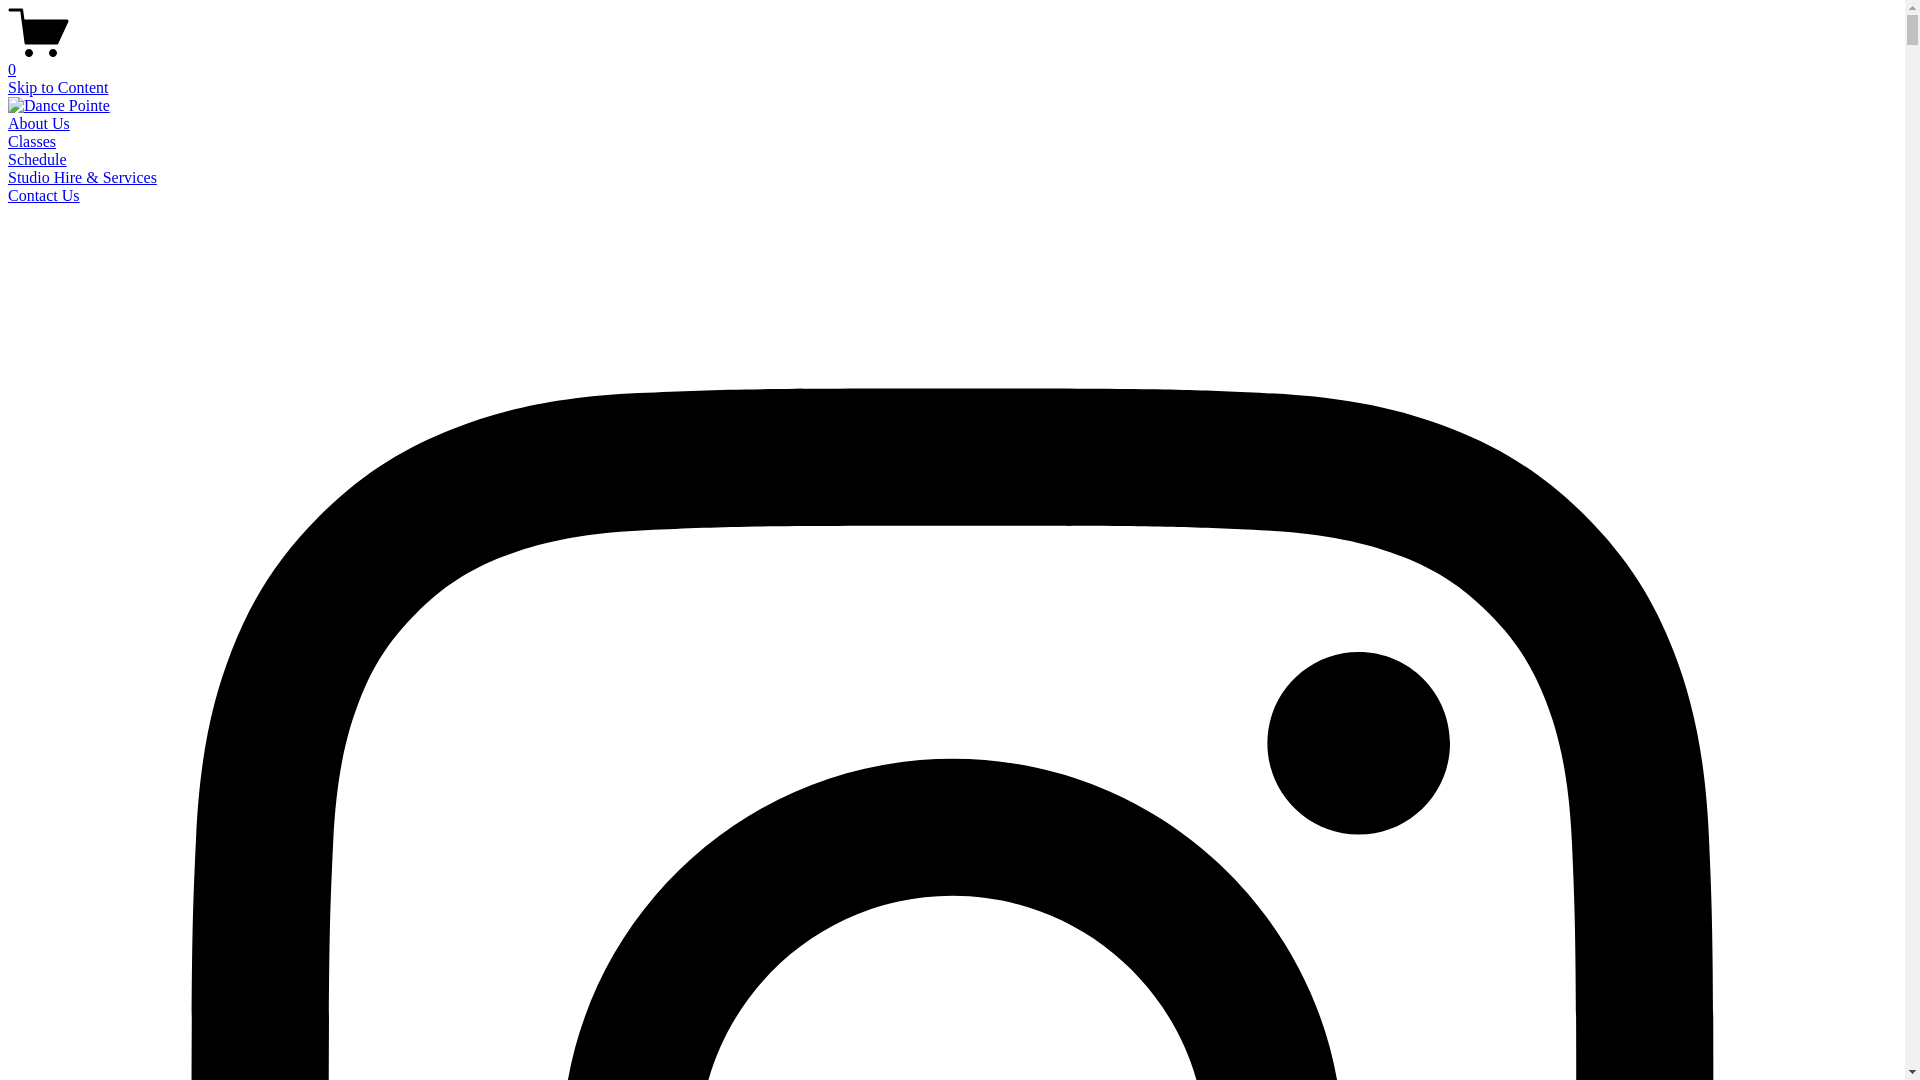  Describe the element at coordinates (43, 195) in the screenshot. I see `'Contact Us'` at that location.